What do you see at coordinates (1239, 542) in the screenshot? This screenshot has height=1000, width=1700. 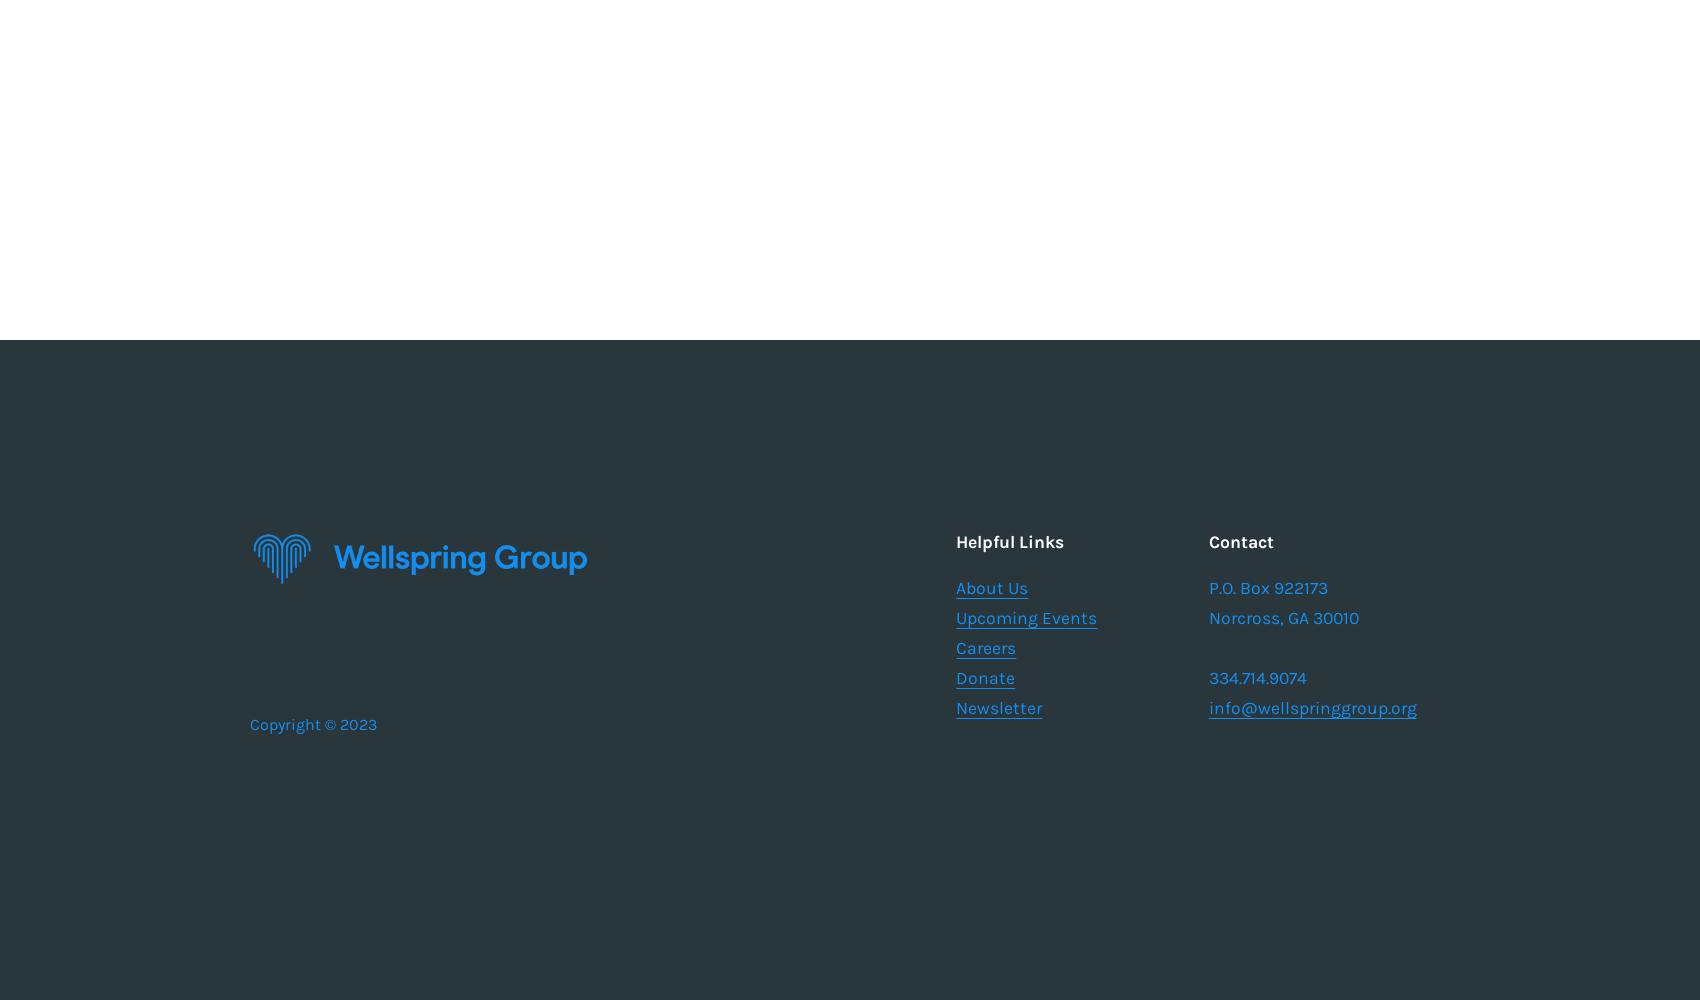 I see `'Contact'` at bounding box center [1239, 542].